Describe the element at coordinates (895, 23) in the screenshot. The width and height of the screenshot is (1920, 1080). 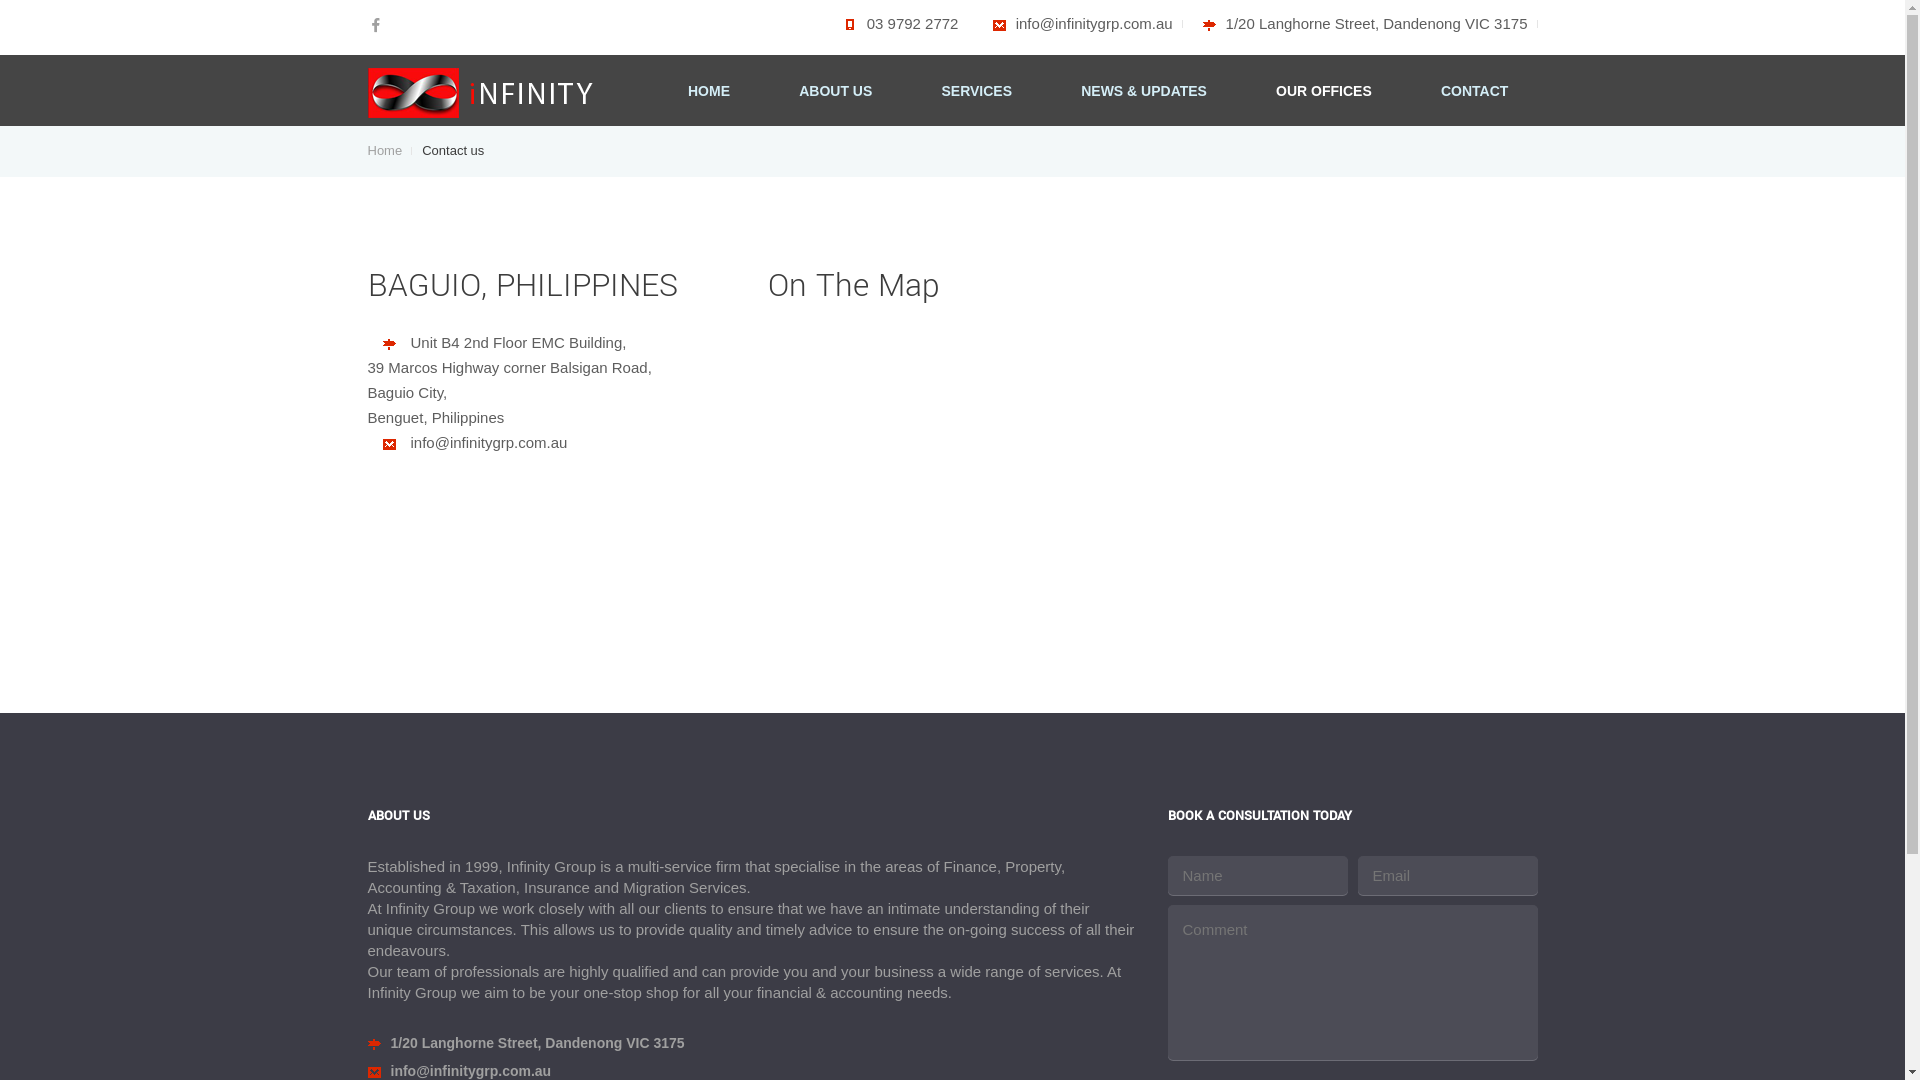
I see `'03 9792 2772'` at that location.